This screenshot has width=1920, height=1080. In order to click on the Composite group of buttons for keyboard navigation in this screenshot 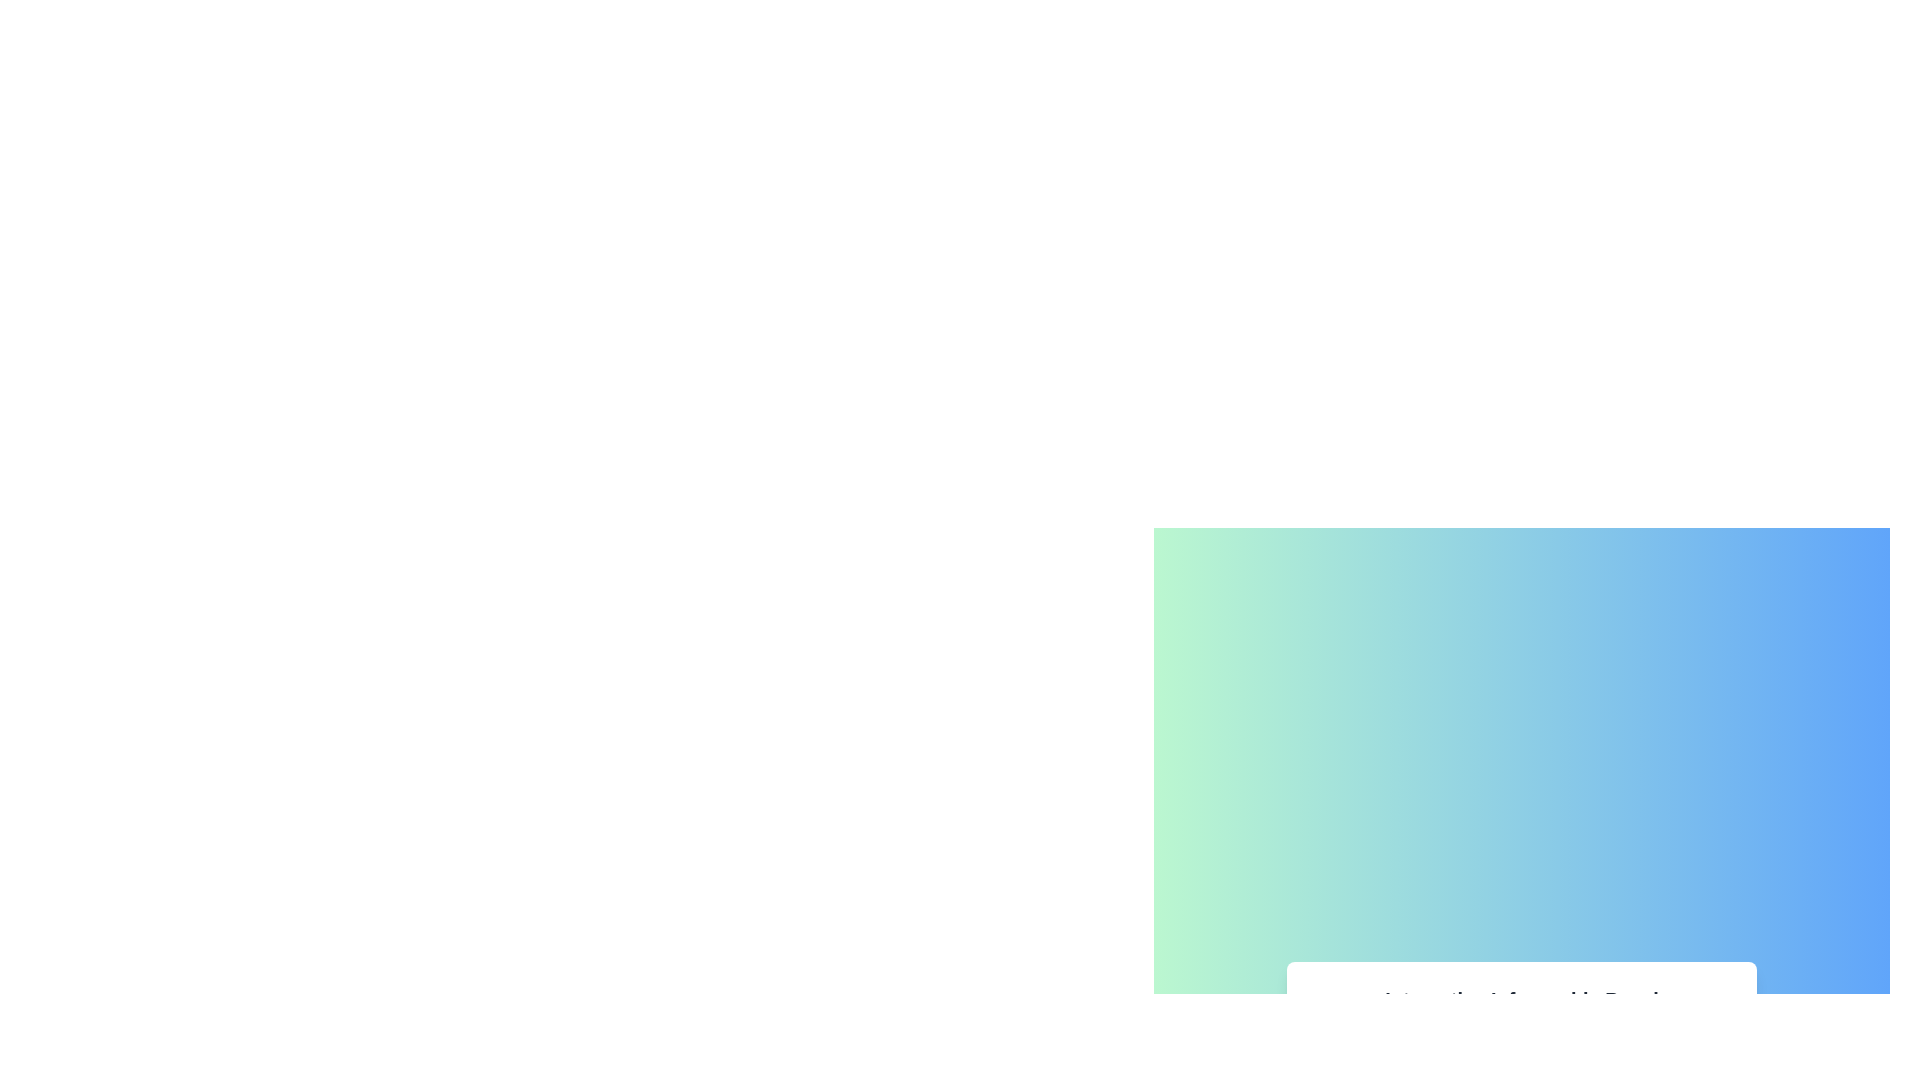, I will do `click(1520, 1023)`.